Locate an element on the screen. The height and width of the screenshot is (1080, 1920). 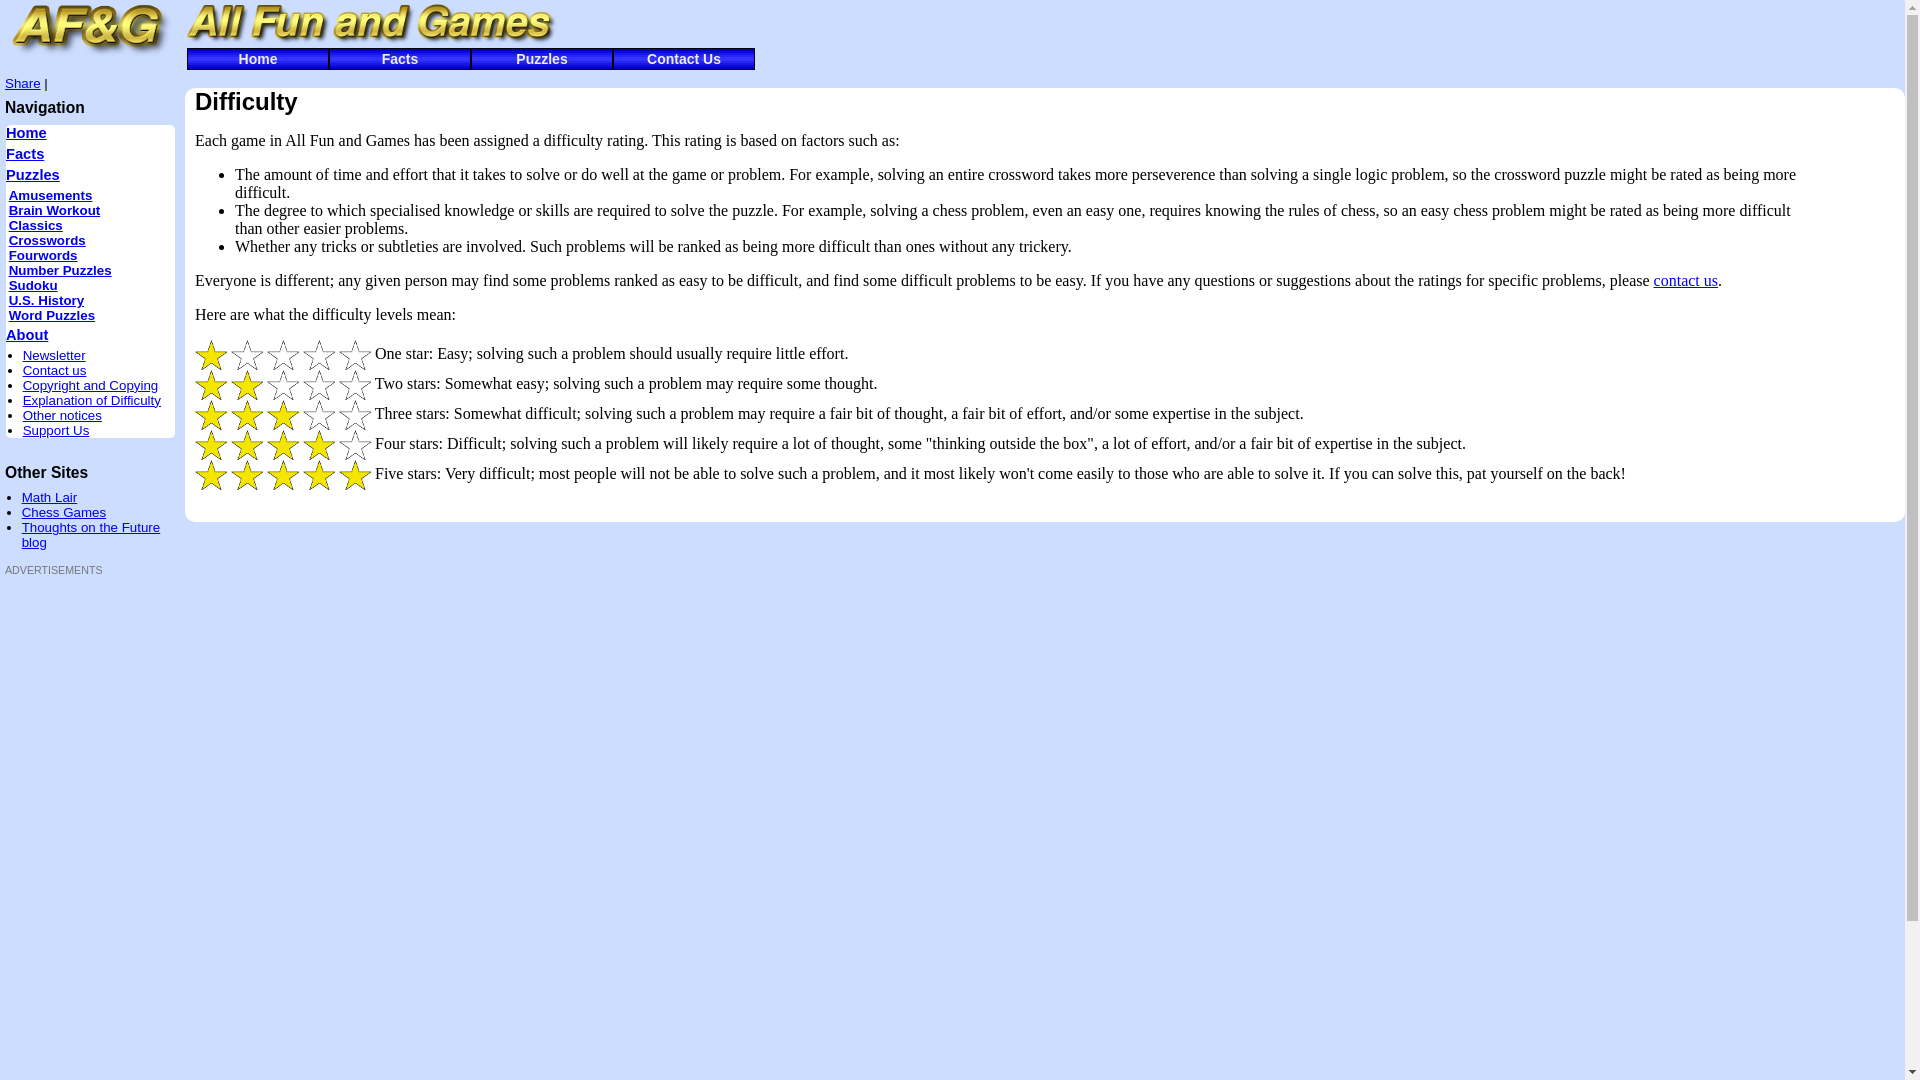
'Classics' is located at coordinates (35, 225).